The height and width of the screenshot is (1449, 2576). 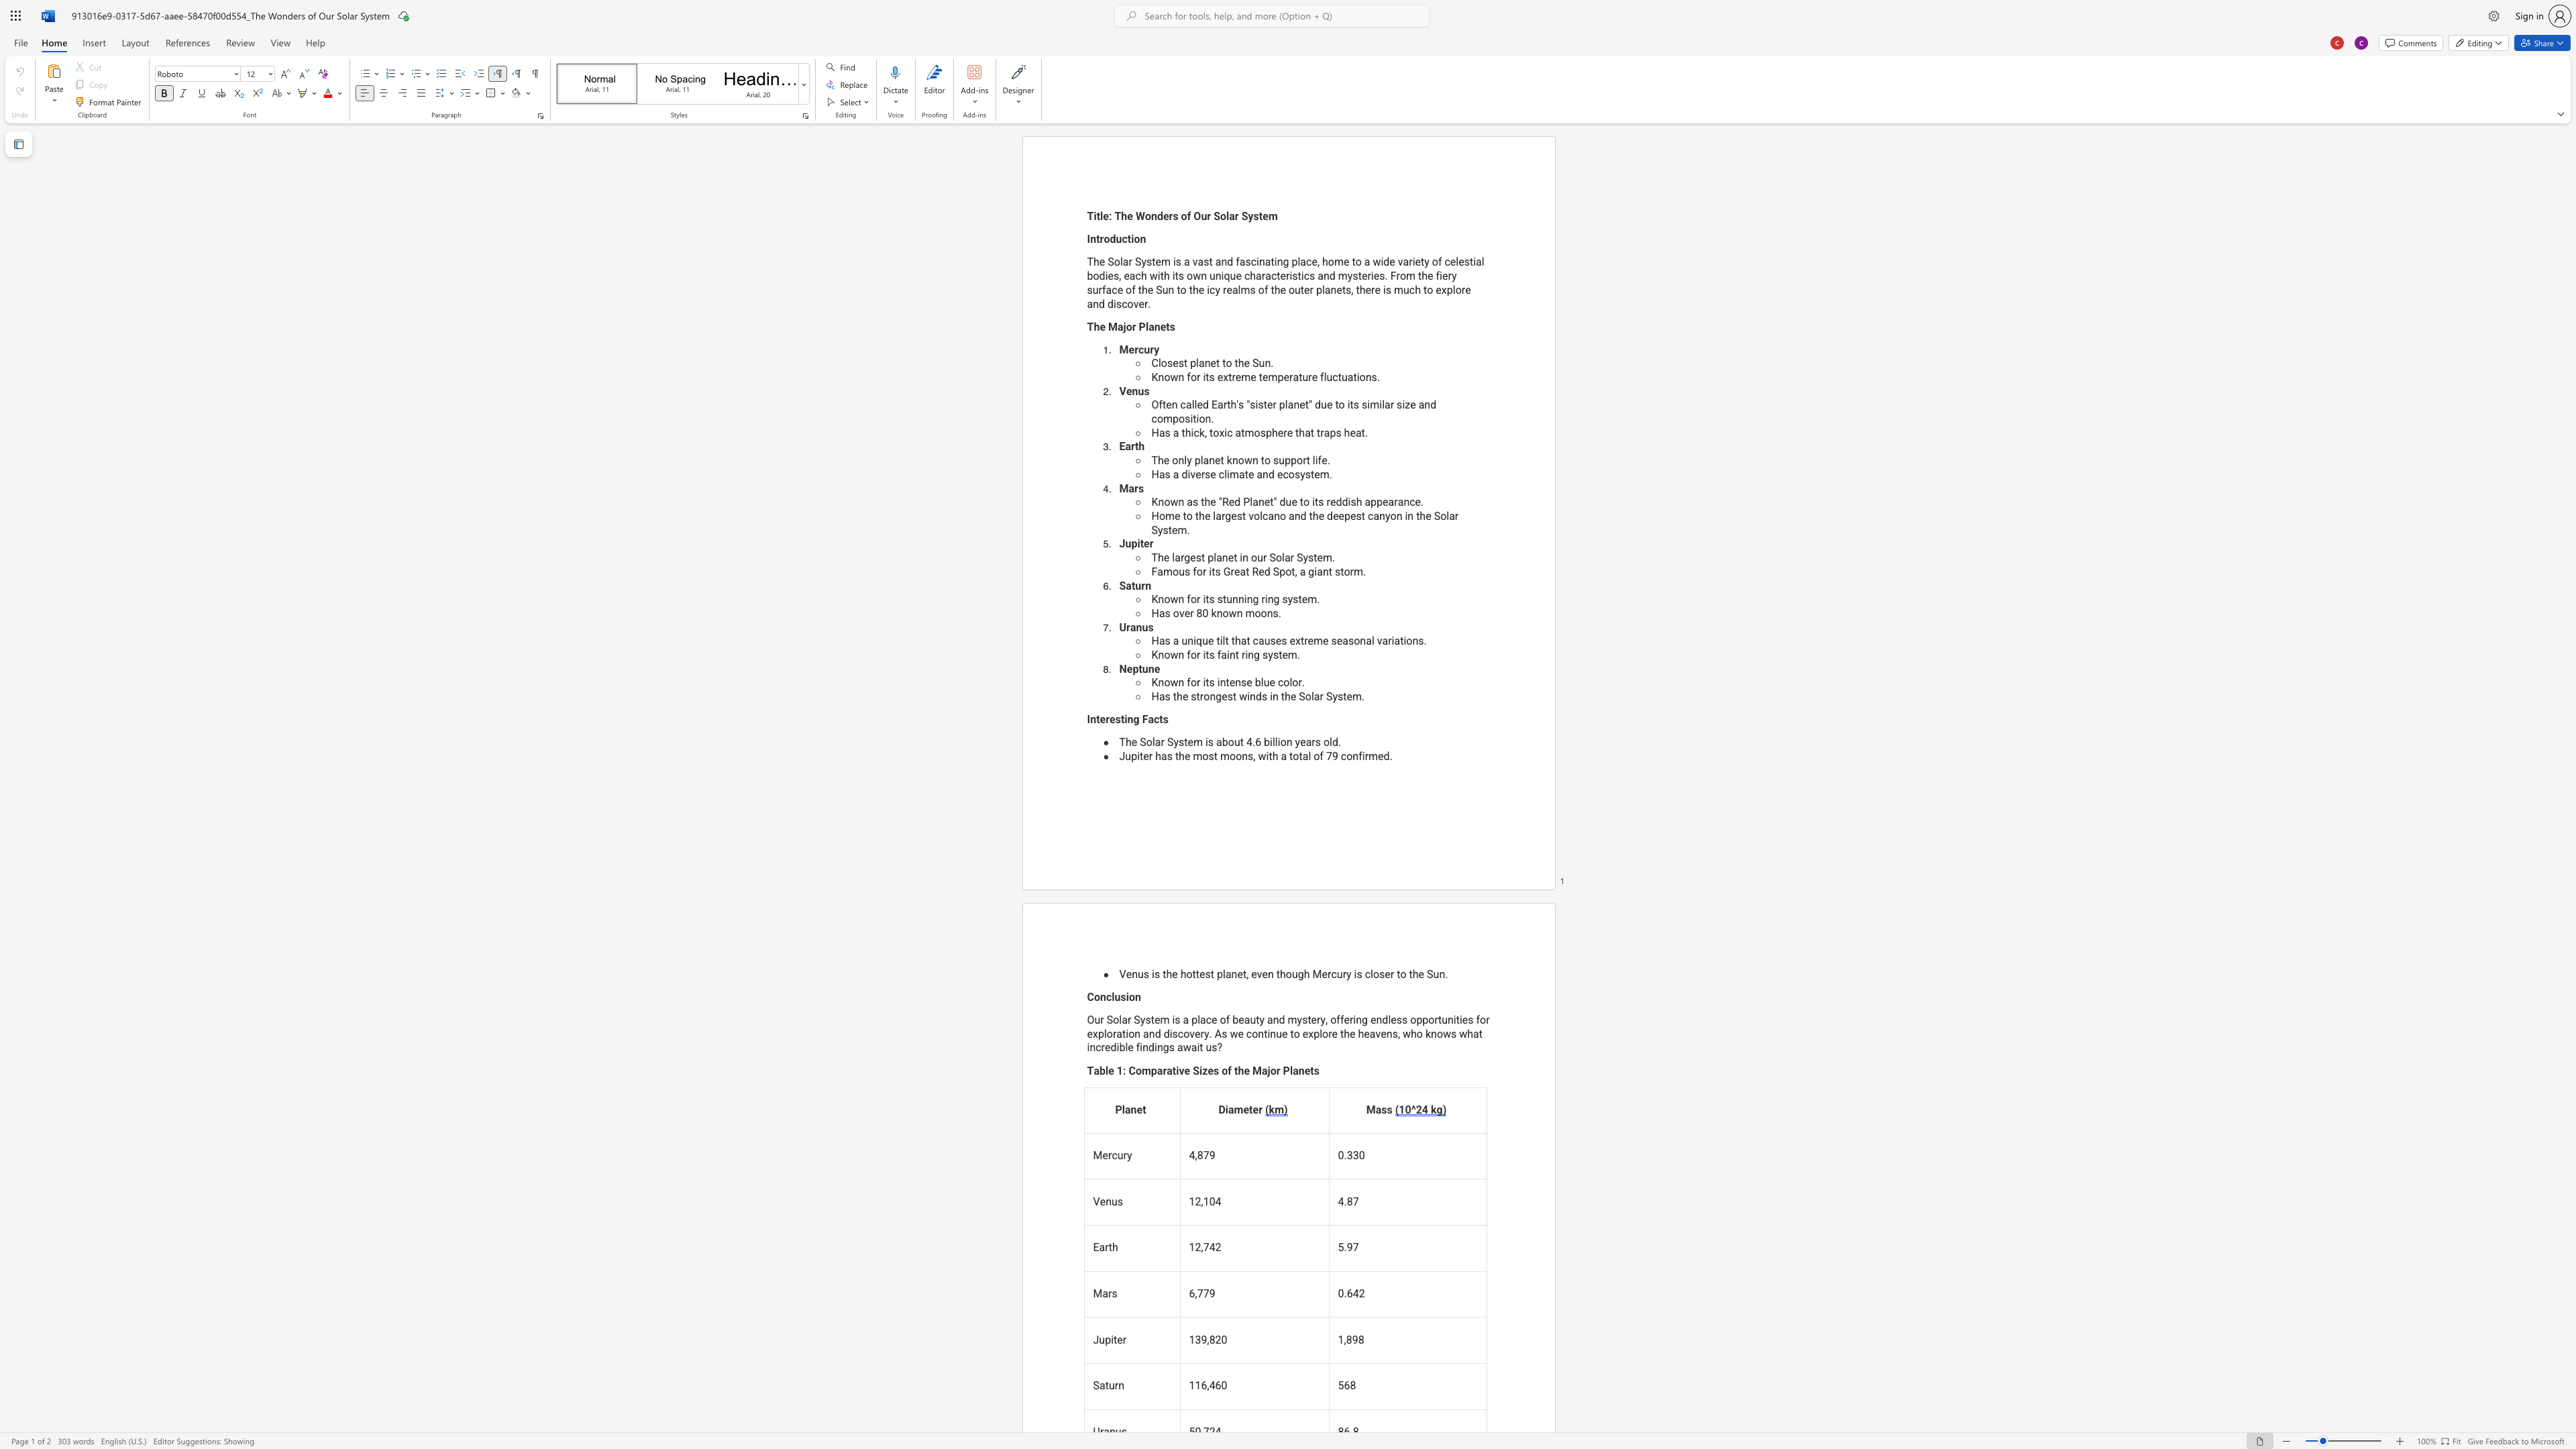 I want to click on the subset text "e hottest plane" within the text "Venus is the hottest planet, even though Mercury is closer to the Sun.", so click(x=1171, y=974).